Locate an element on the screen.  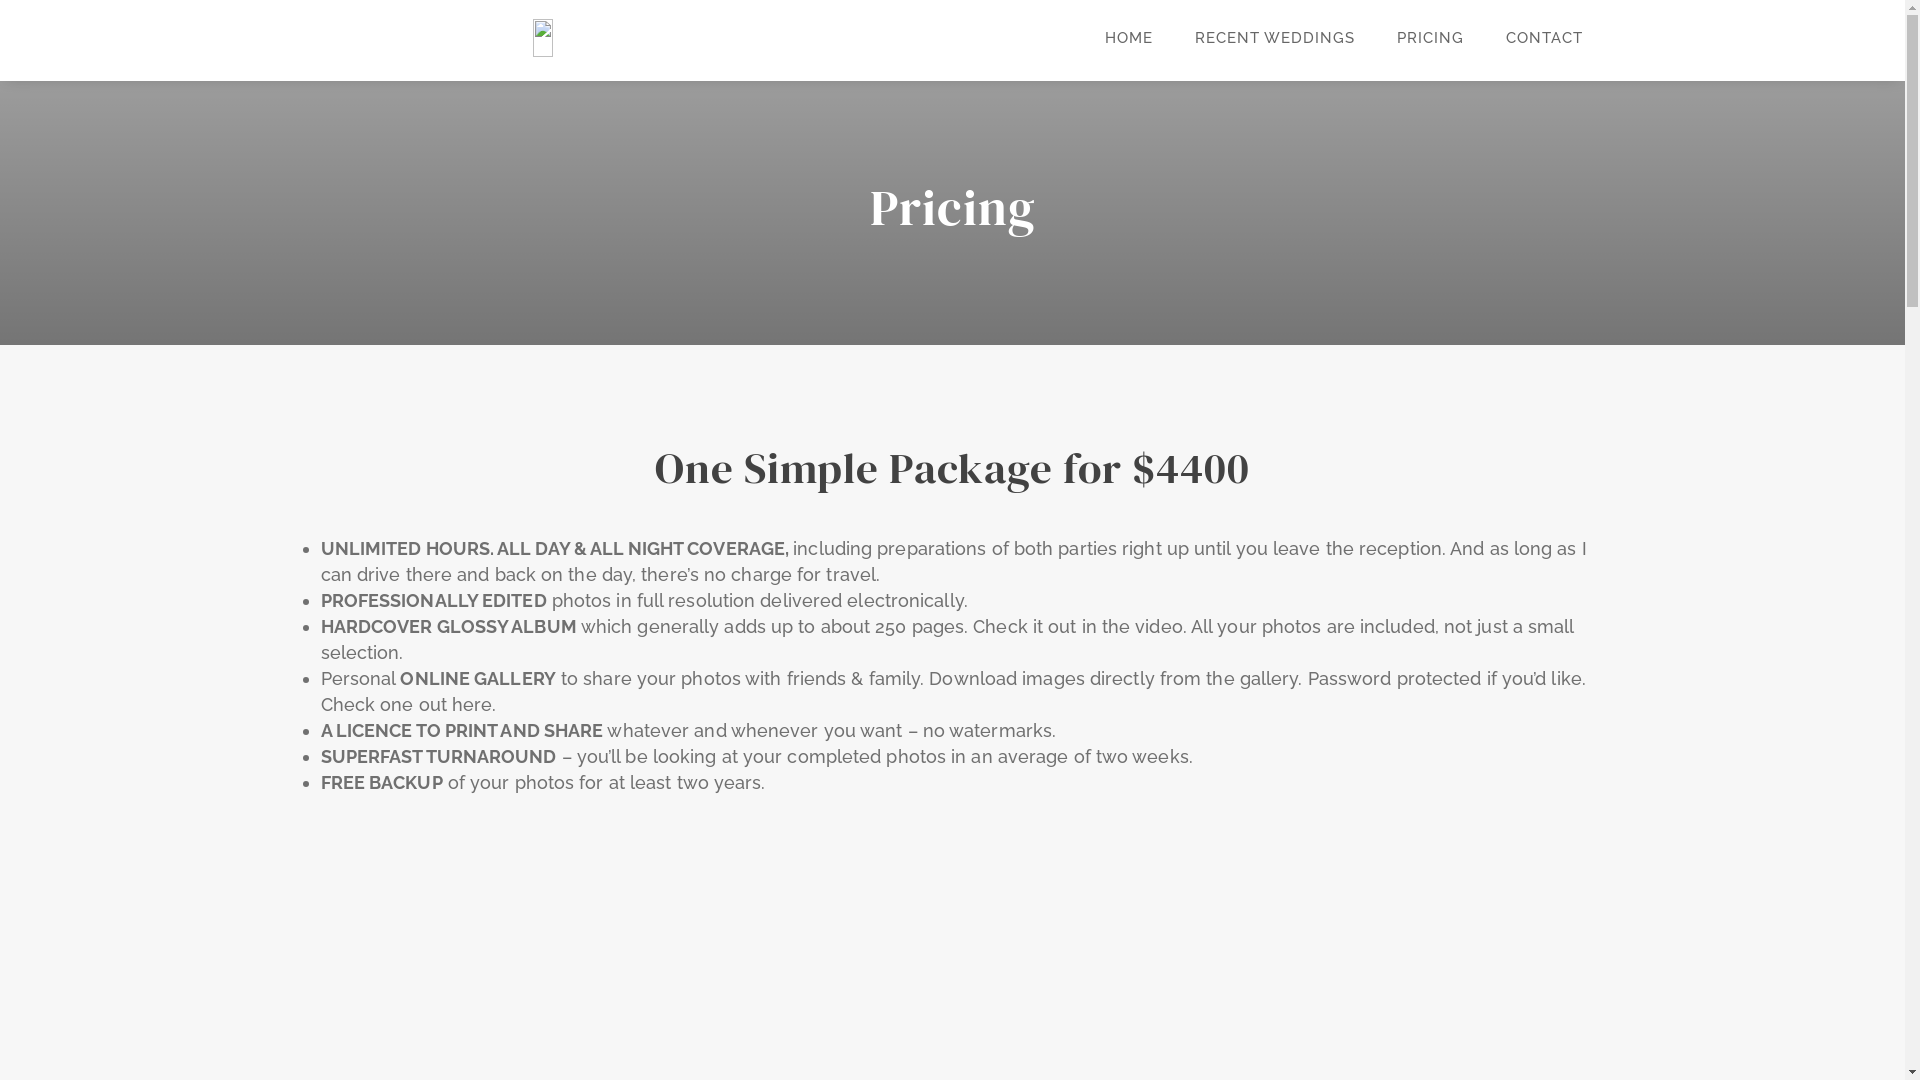
'HOME' is located at coordinates (1128, 38).